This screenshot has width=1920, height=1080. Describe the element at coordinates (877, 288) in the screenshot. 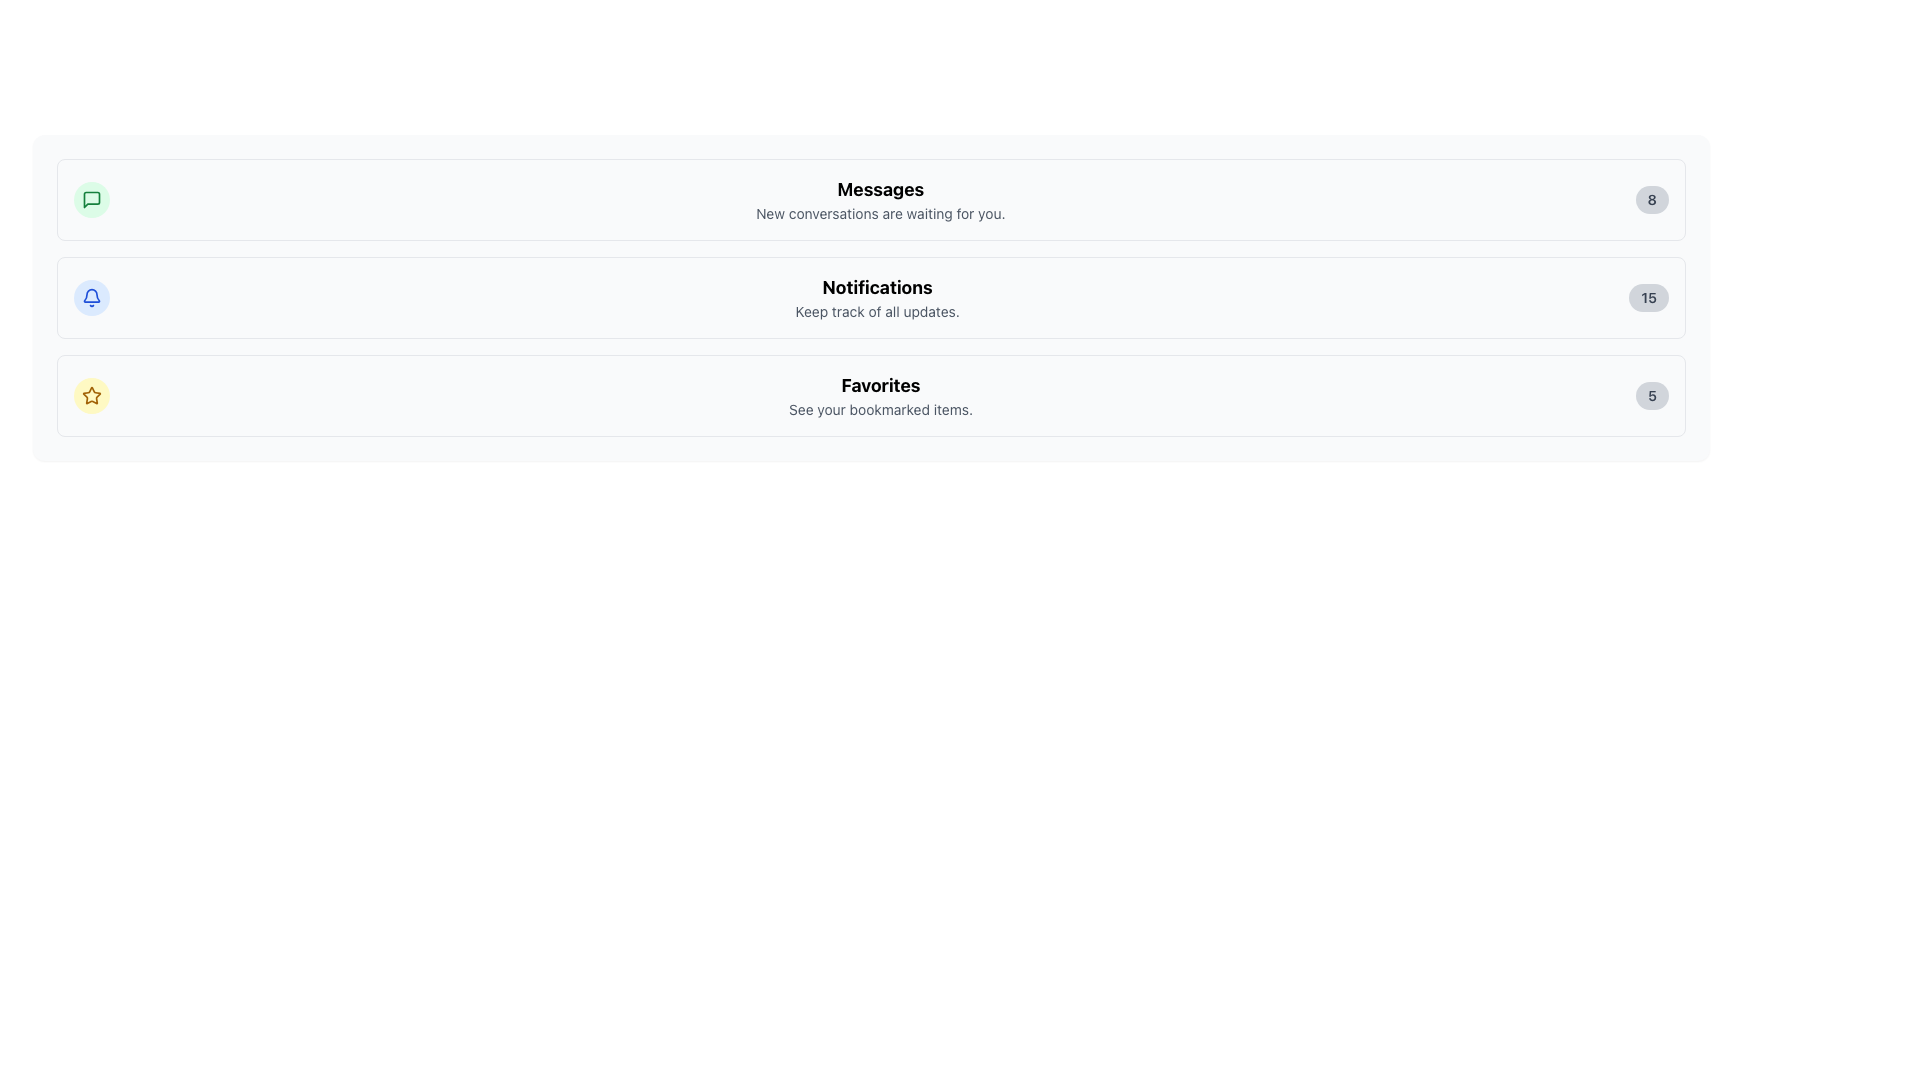

I see `the Text Label that serves as a title for the notifications section, located below 'Messages' and above 'Favorites'` at that location.